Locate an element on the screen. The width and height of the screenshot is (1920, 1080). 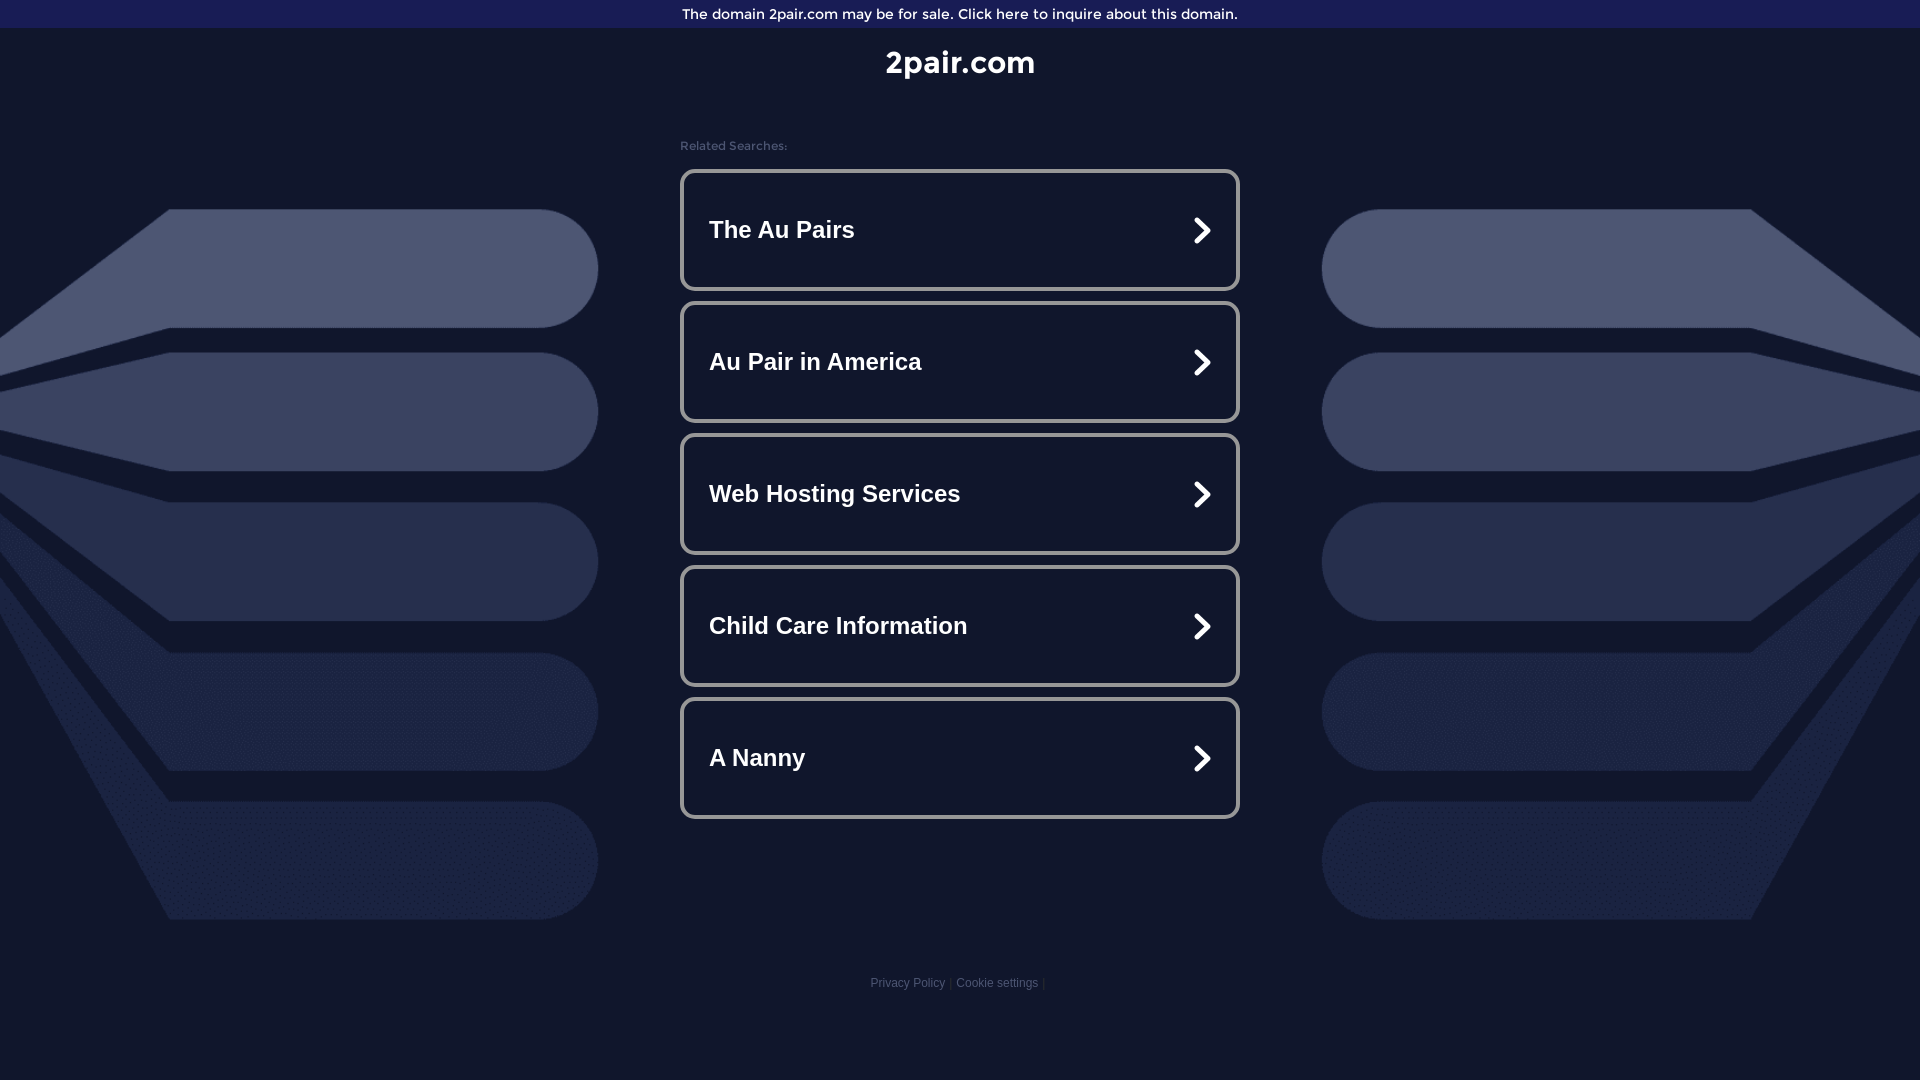
'Cookie settings' is located at coordinates (954, 982).